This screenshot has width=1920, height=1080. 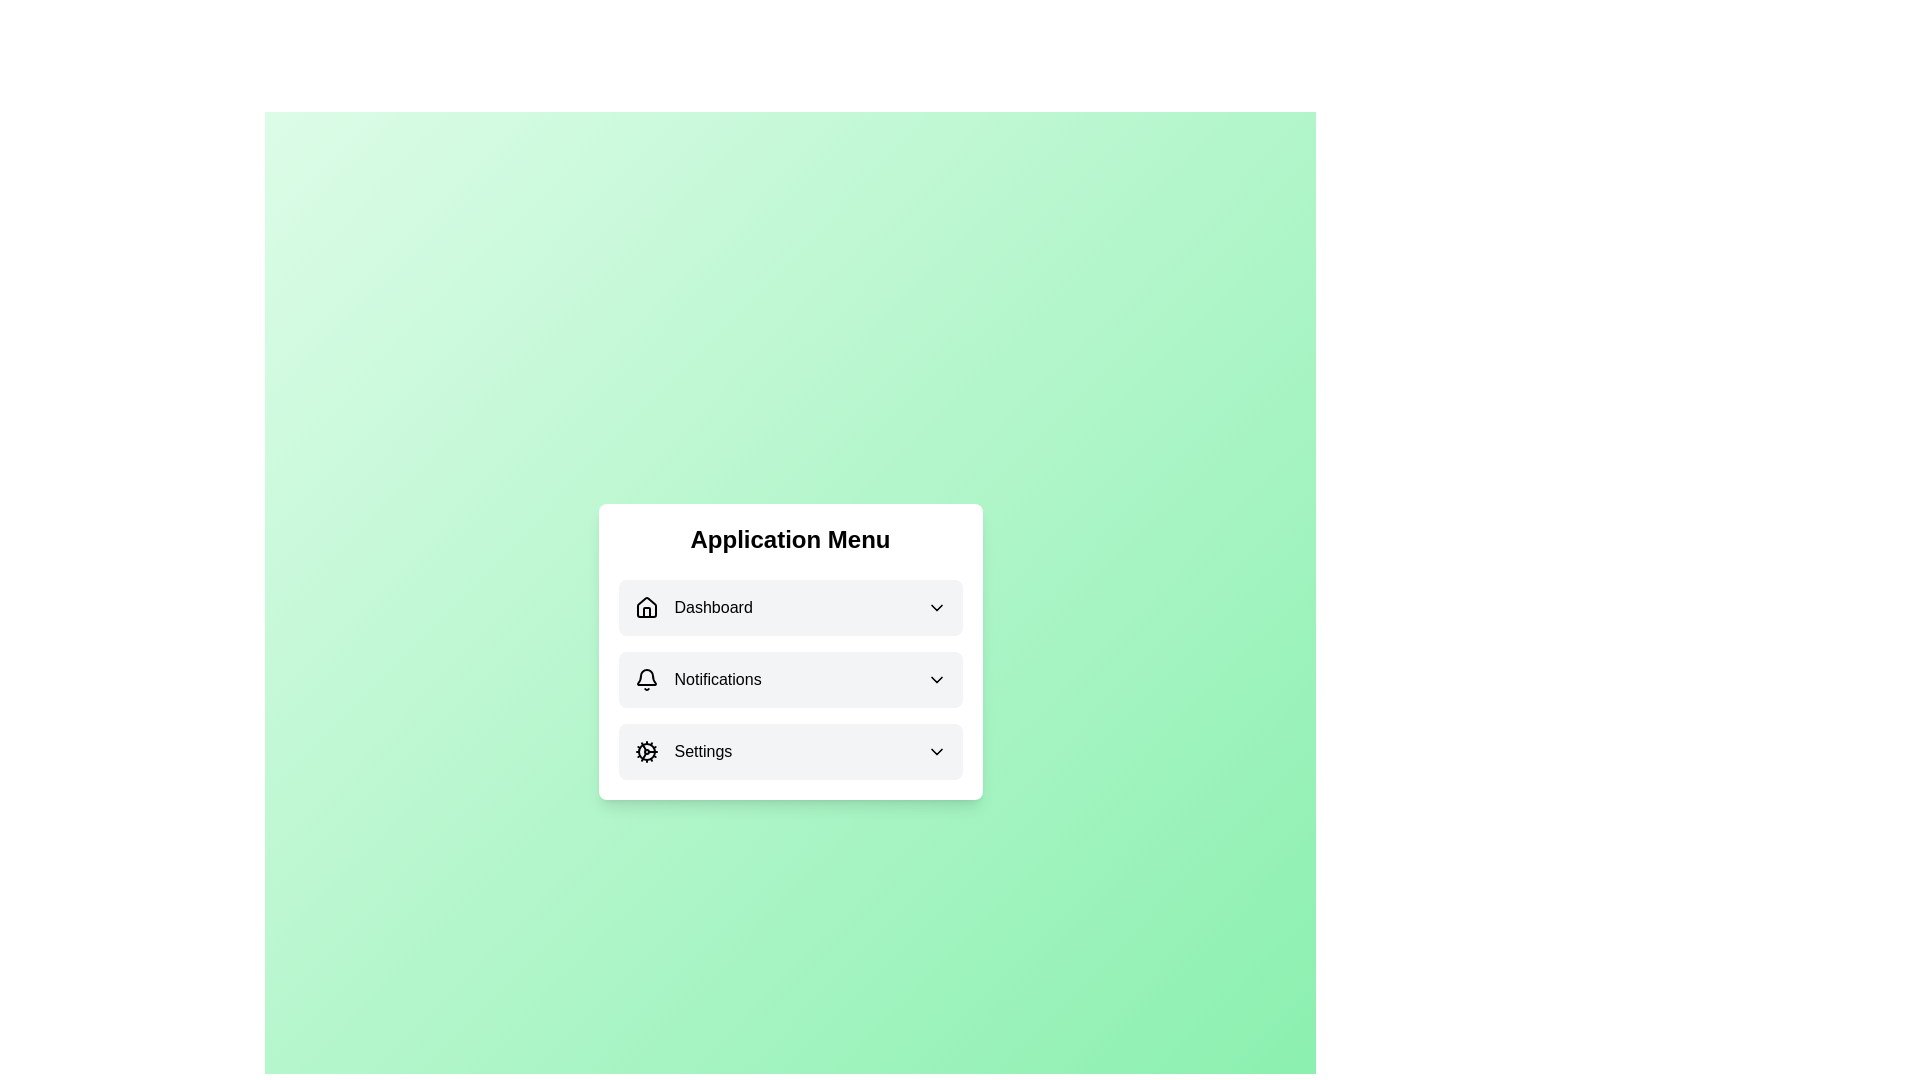 I want to click on the 'Dashboard' navigation menu item, which consists of a house-shaped icon and the text 'Dashboard', positioned at the top of the vertical menu list, so click(x=693, y=607).